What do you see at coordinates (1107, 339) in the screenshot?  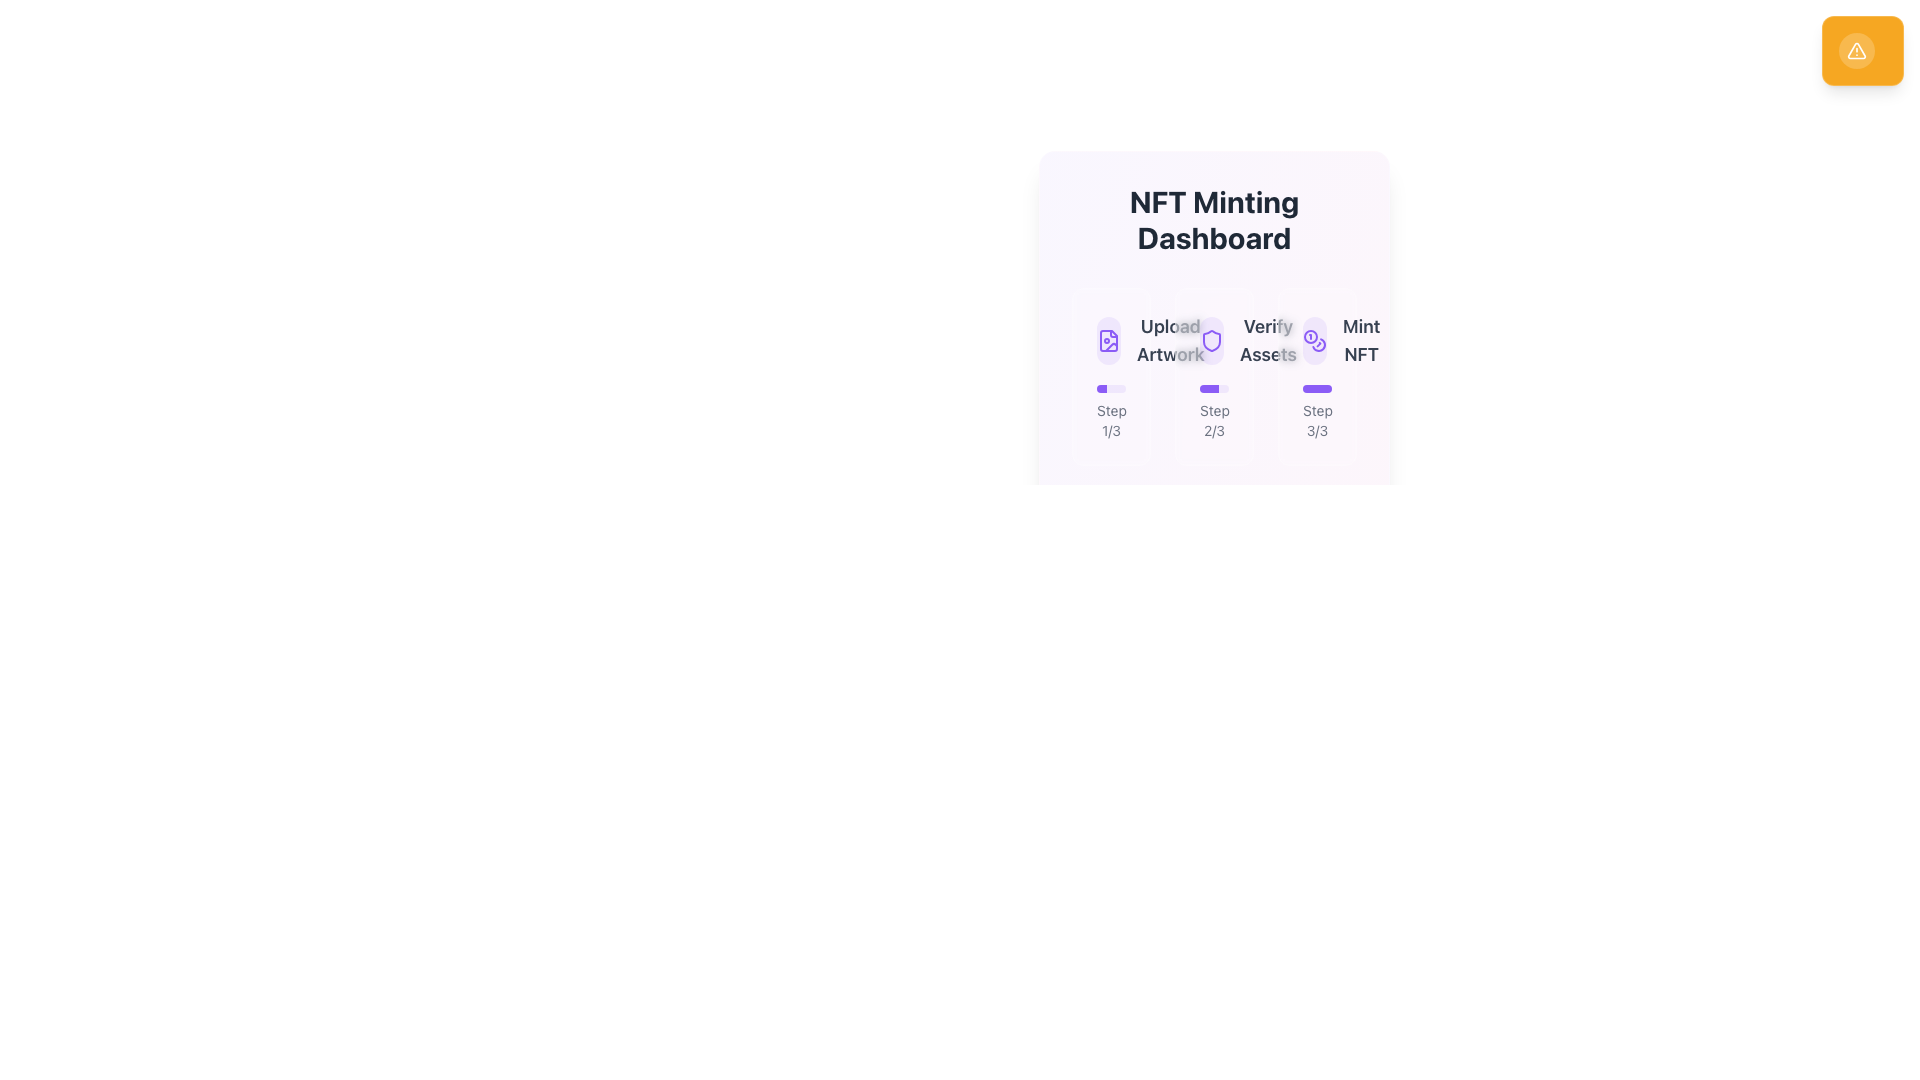 I see `the leftmost icon in the row beneath the 'Upload Artwork' label, which represents the action or status related to uploading artwork` at bounding box center [1107, 339].